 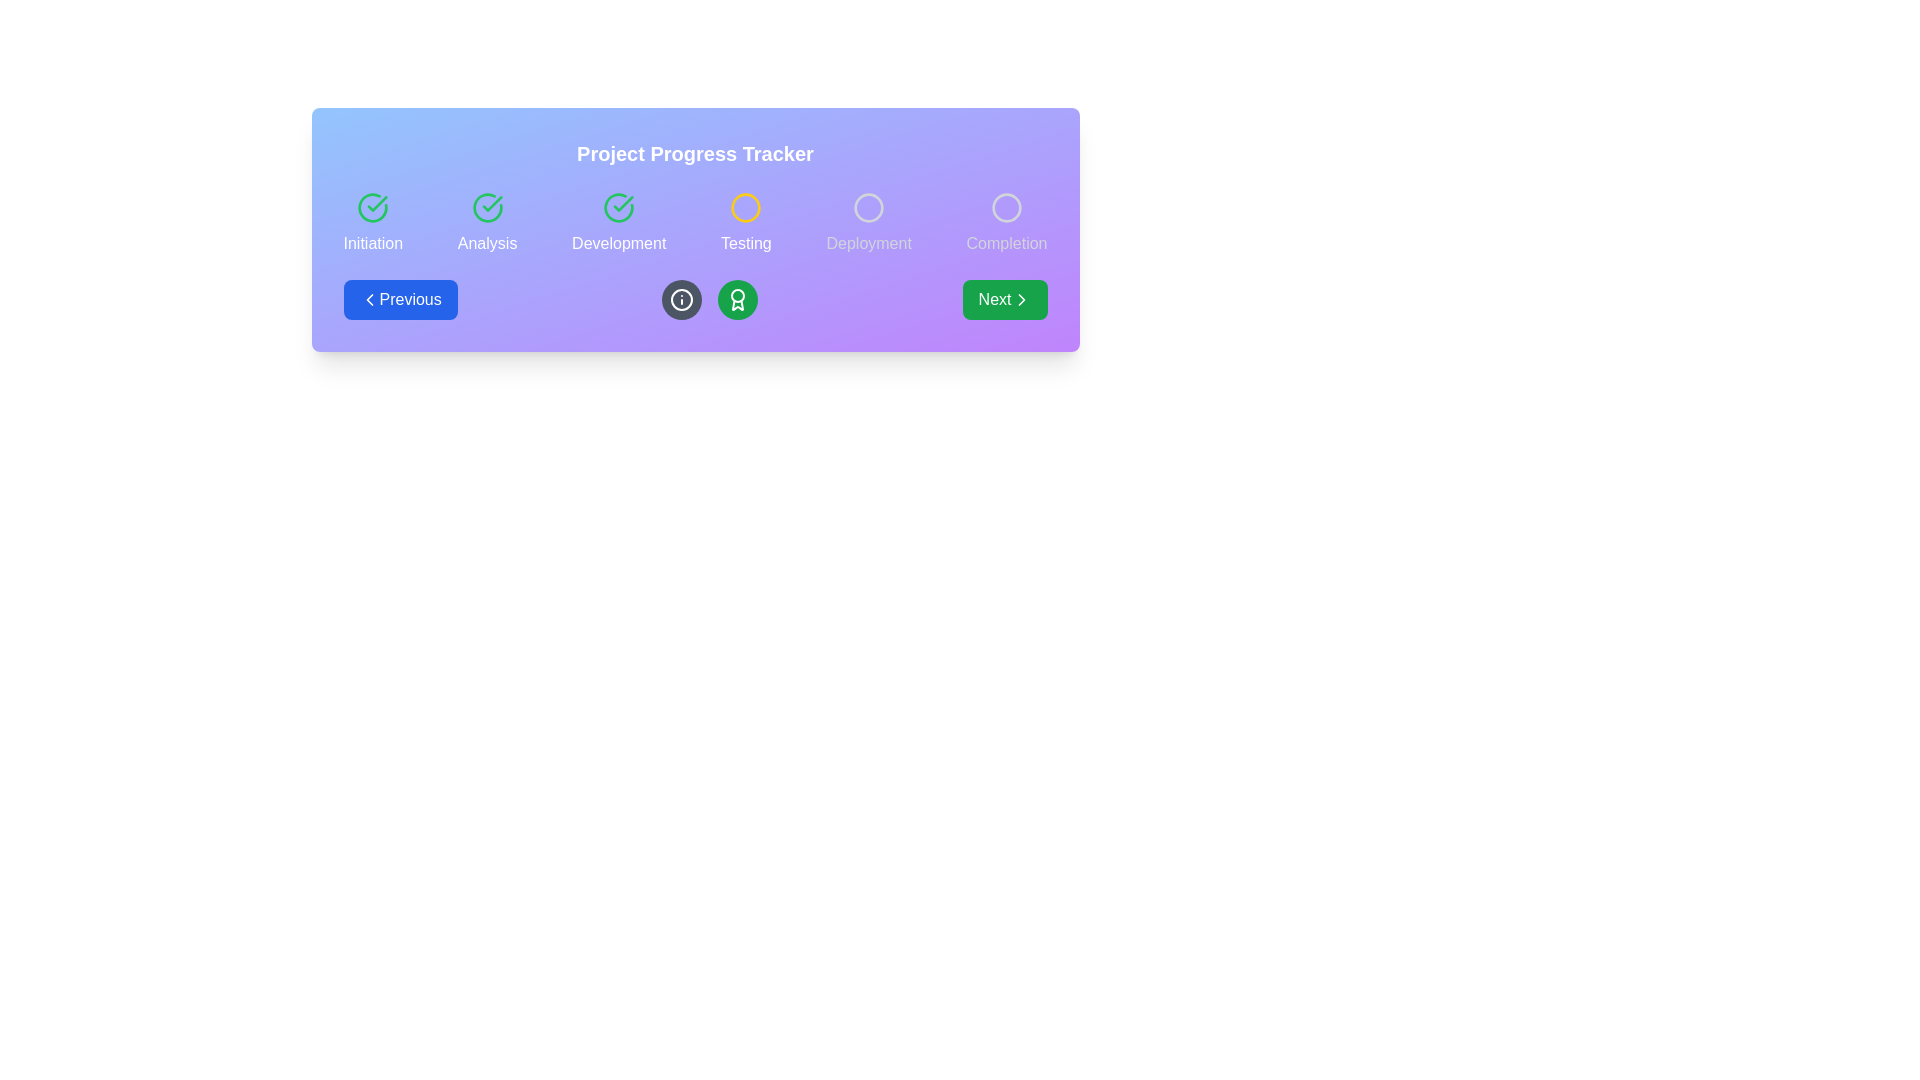 What do you see at coordinates (682, 300) in the screenshot?
I see `the small circular information icon with a gray background and white outline, containing a white exclamation mark, located near the lower middle of the interface` at bounding box center [682, 300].